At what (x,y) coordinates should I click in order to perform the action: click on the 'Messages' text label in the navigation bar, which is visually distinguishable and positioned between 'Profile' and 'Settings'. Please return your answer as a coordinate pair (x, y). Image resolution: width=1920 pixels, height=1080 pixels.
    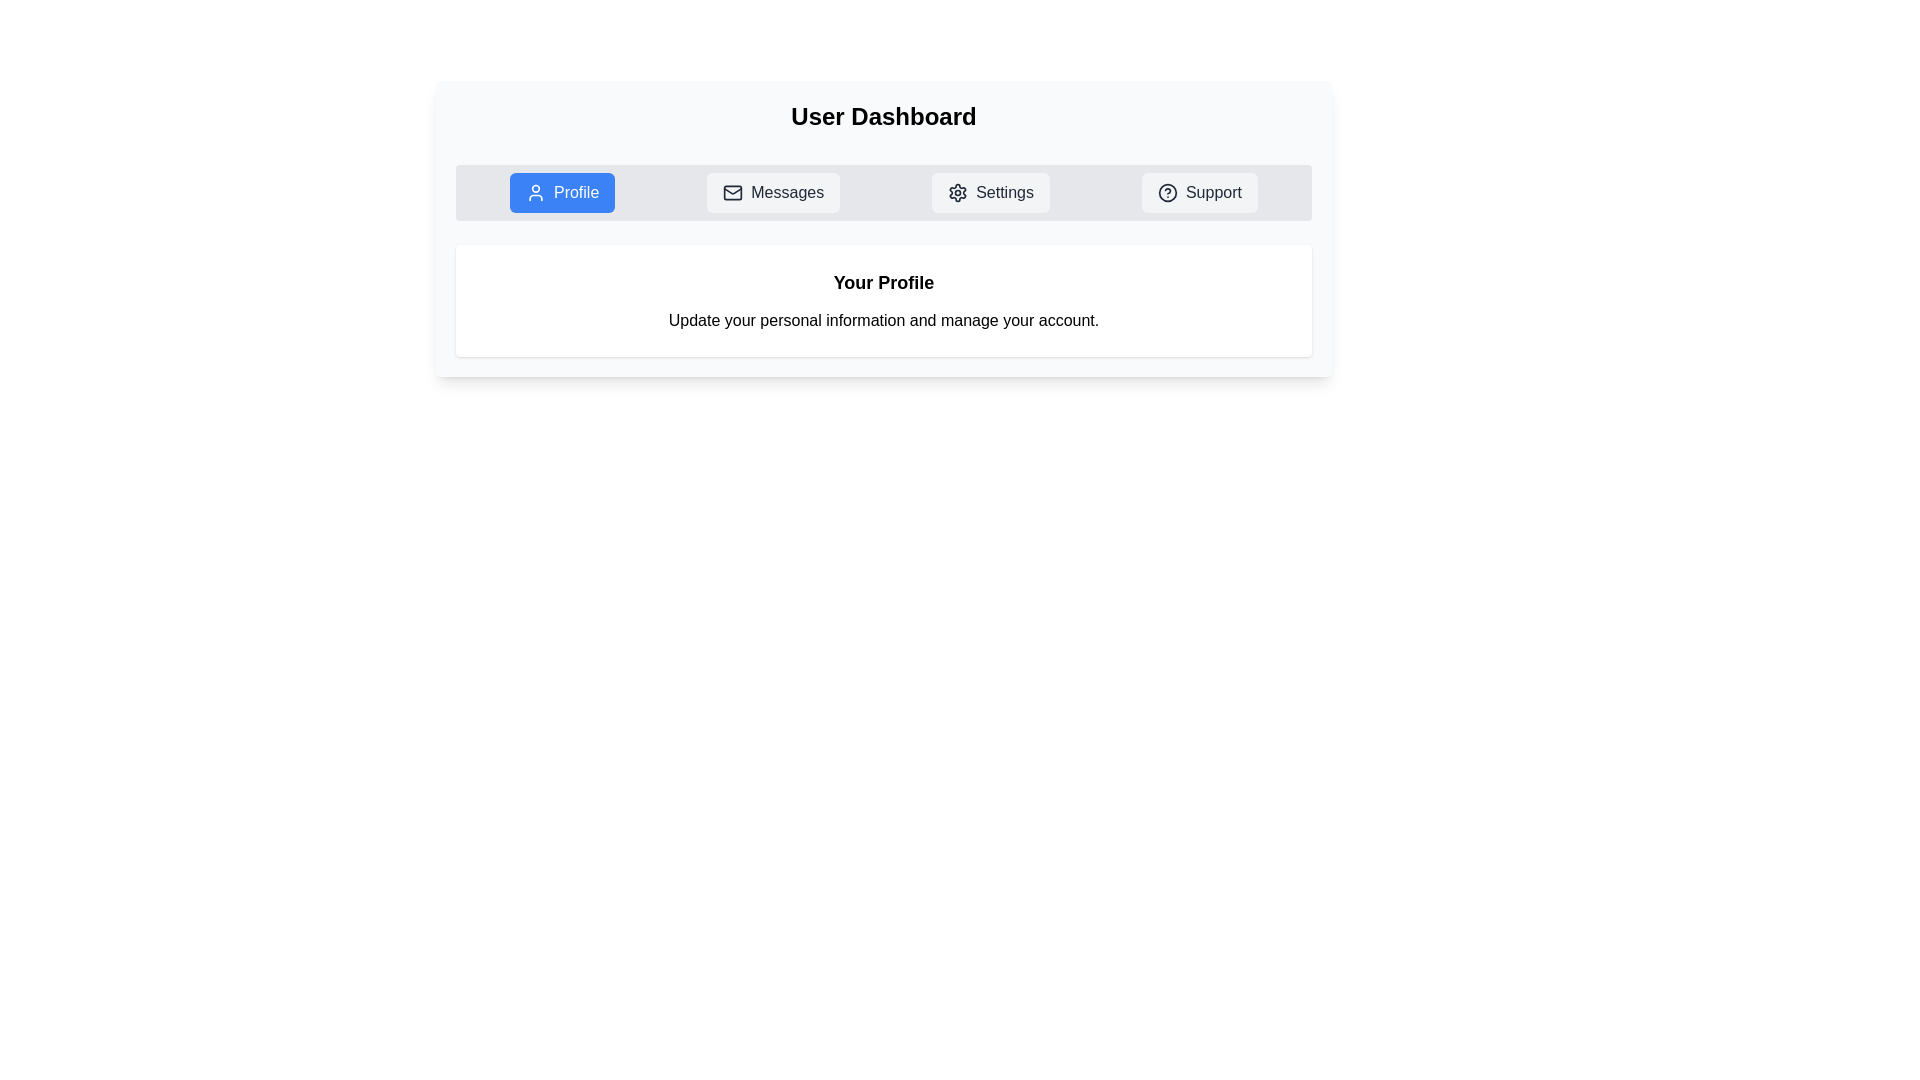
    Looking at the image, I should click on (786, 192).